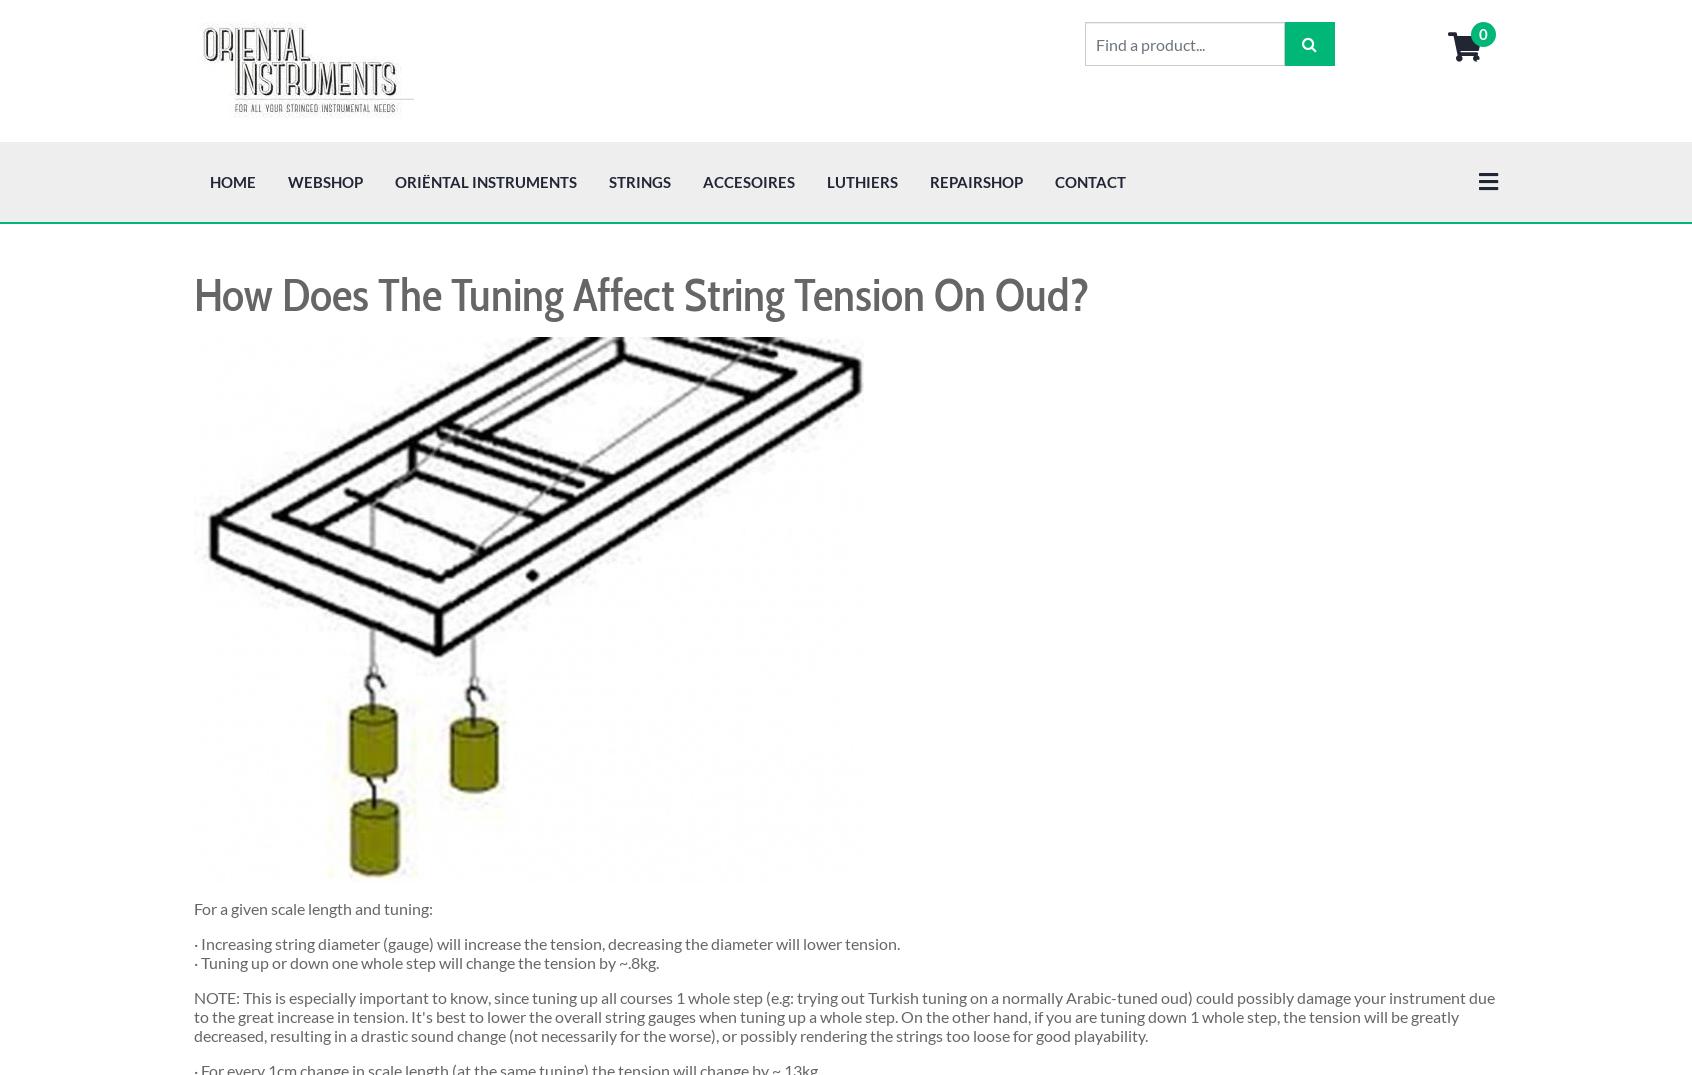 This screenshot has height=1075, width=1692. Describe the element at coordinates (425, 818) in the screenshot. I see `'· Tuning up or down one whole step will change the tension by ~.8kg.'` at that location.